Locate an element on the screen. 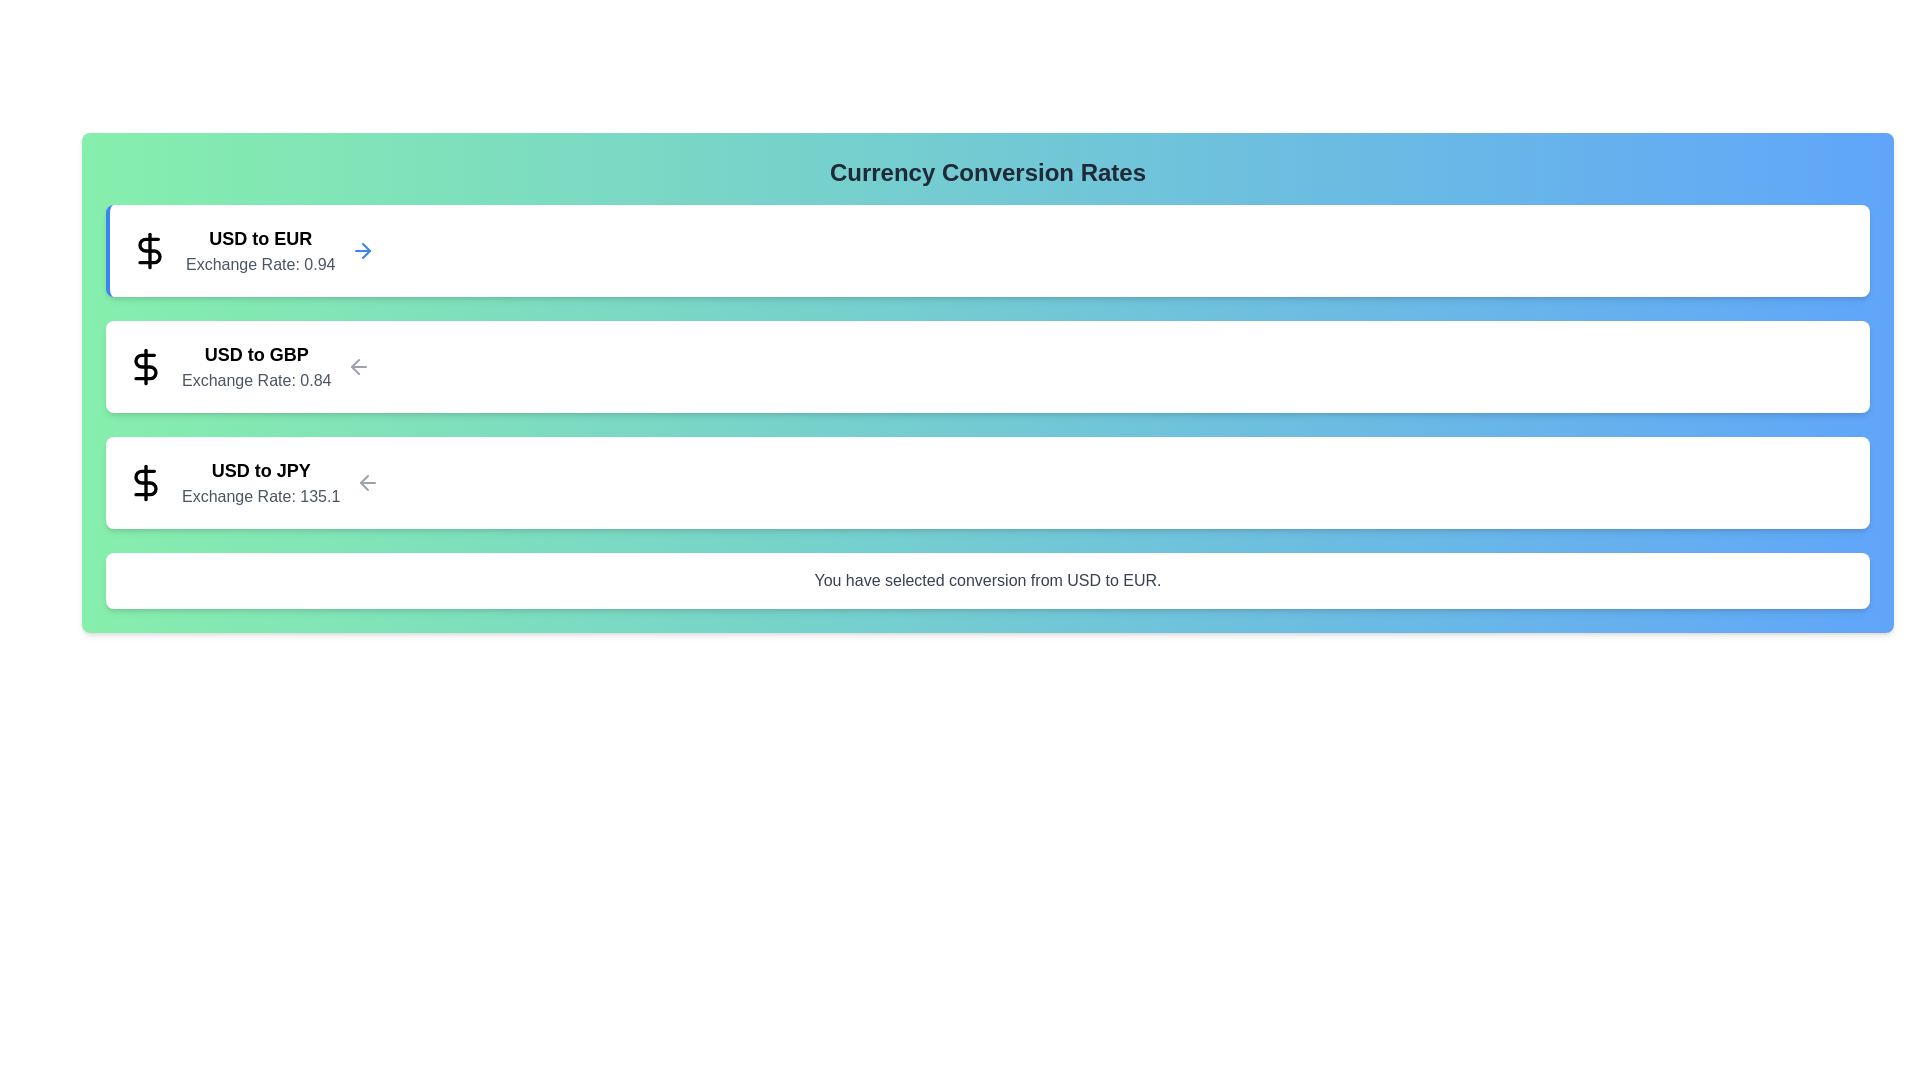 The width and height of the screenshot is (1920, 1080). the navigational arrow icon located on the right side of the 'USD to EUR' list row to proceed or navigate is located at coordinates (366, 249).